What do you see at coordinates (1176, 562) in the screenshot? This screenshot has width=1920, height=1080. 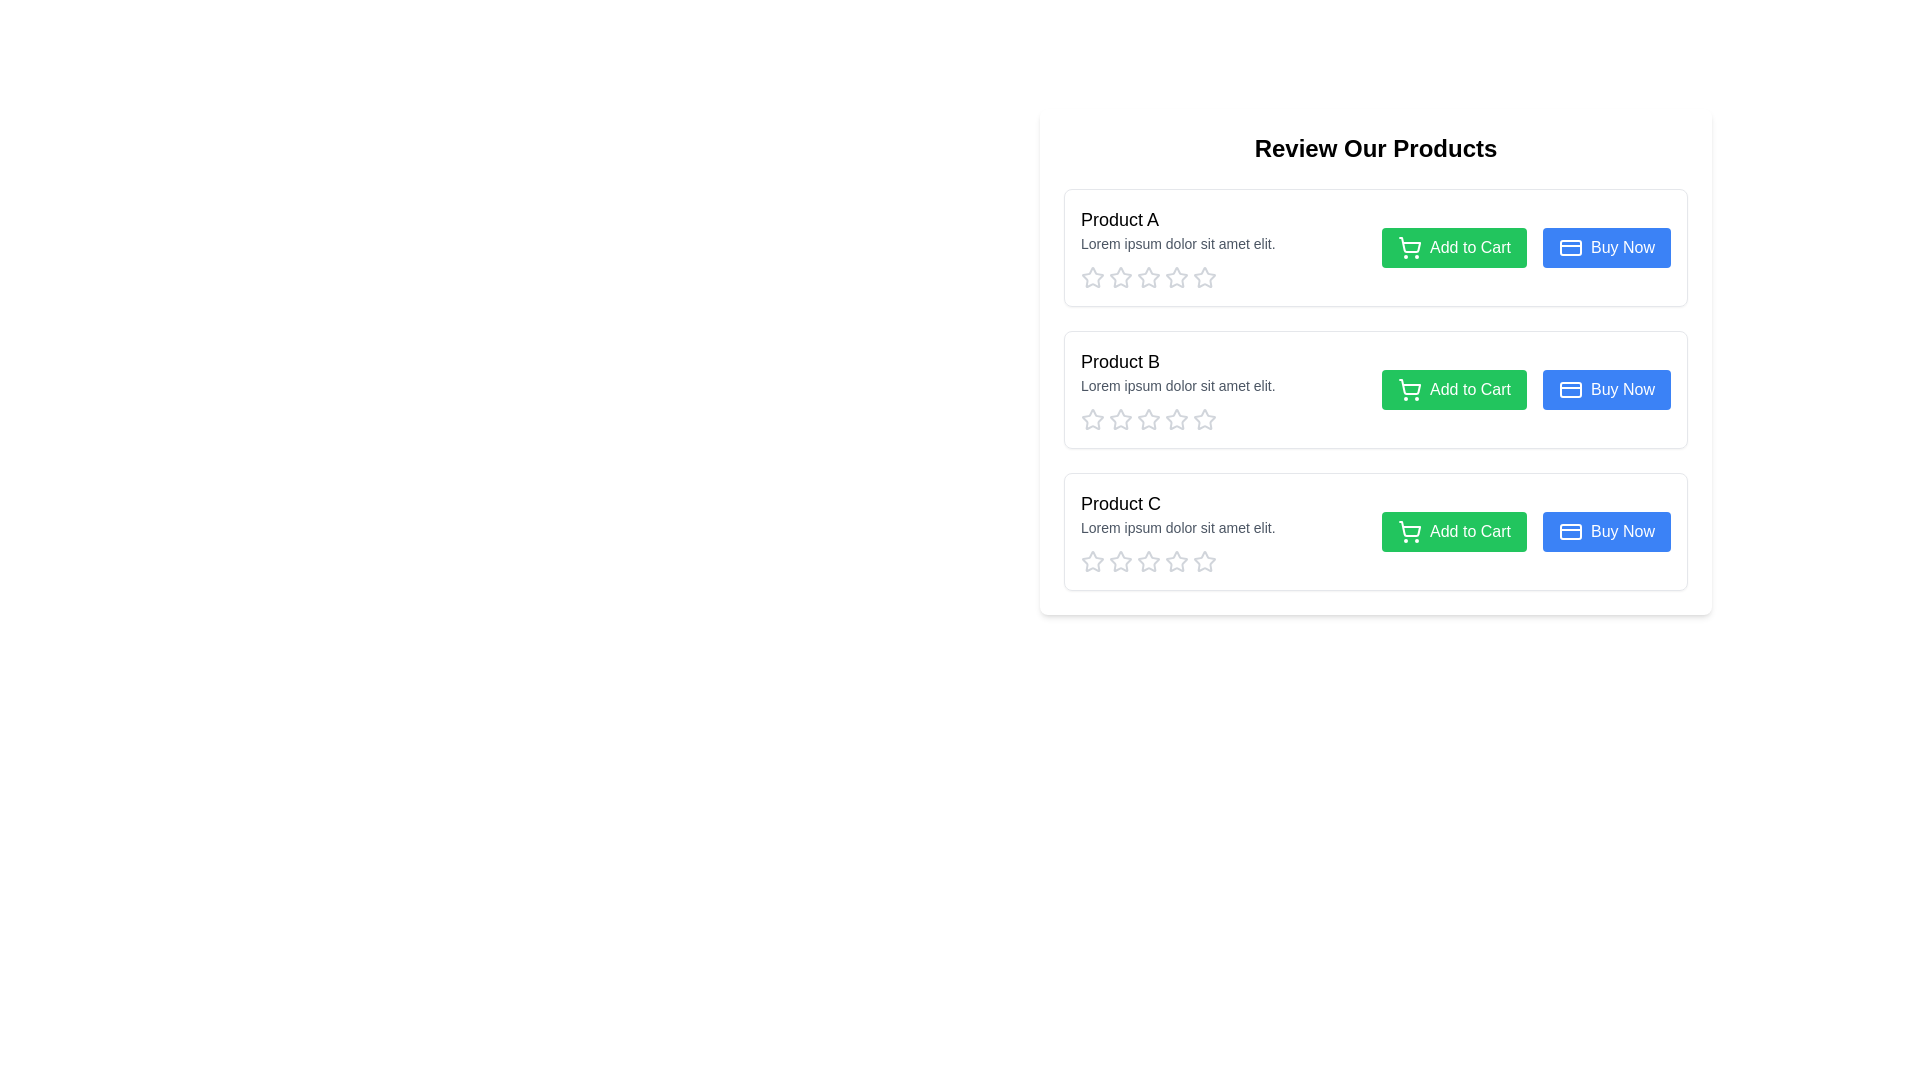 I see `the sixth star icon in the rating section of Product C` at bounding box center [1176, 562].